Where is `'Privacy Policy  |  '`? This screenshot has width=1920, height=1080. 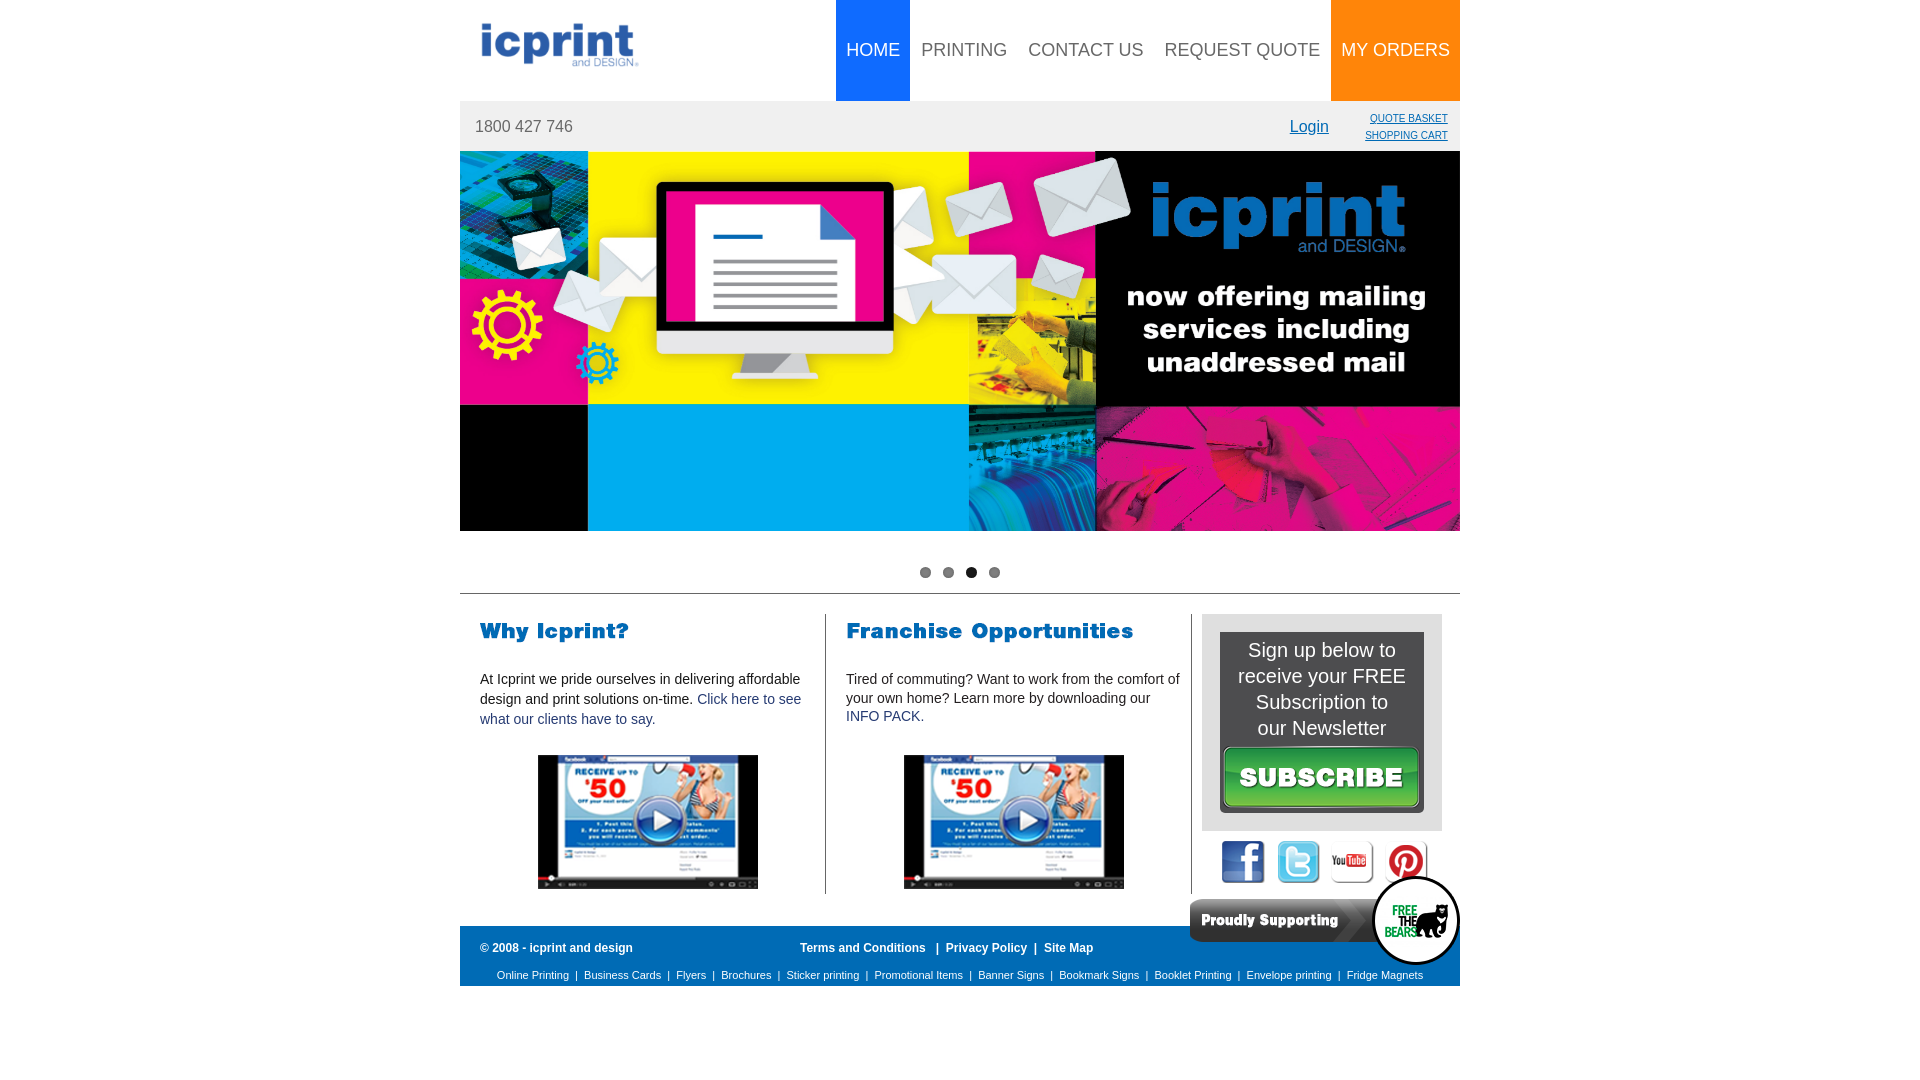 'Privacy Policy  |  ' is located at coordinates (994, 947).